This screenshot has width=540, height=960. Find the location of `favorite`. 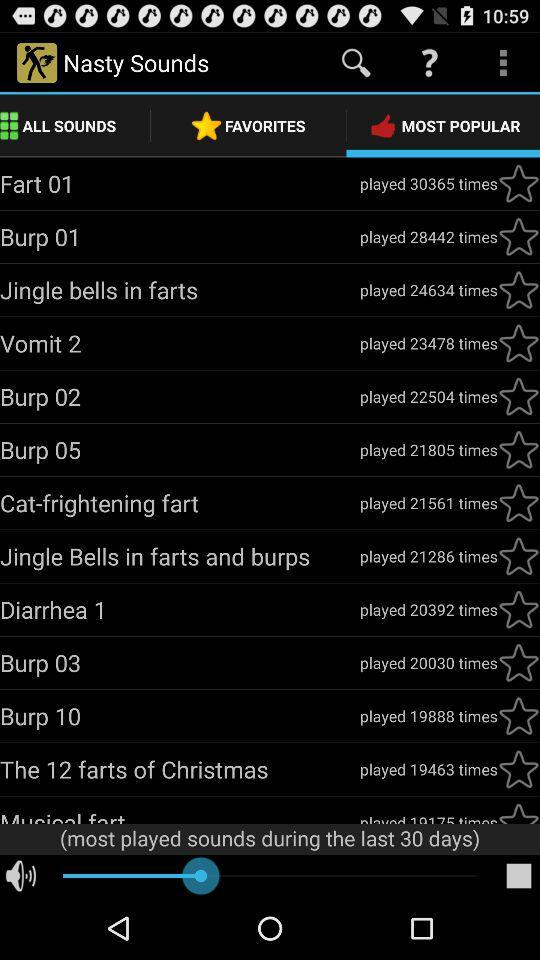

favorite is located at coordinates (518, 289).